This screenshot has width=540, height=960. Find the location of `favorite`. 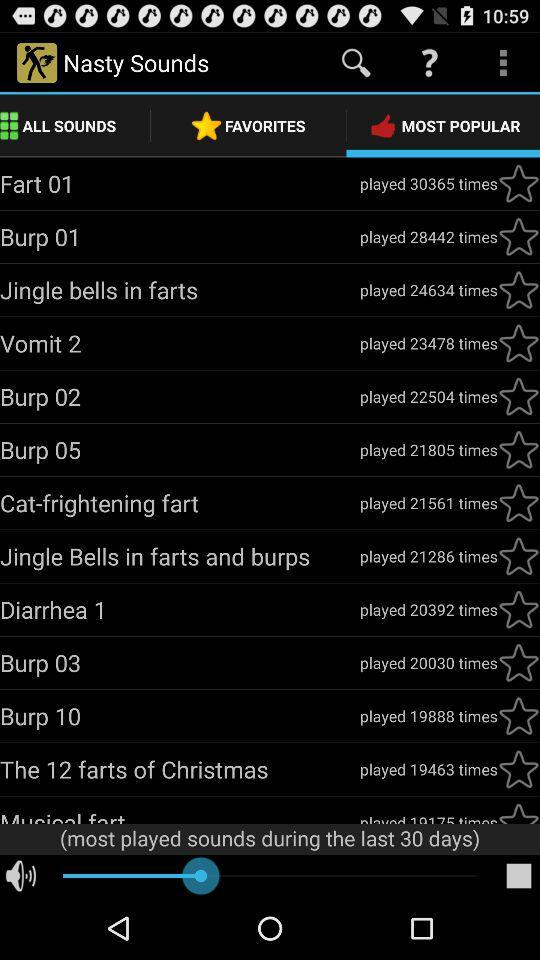

favorite is located at coordinates (518, 289).